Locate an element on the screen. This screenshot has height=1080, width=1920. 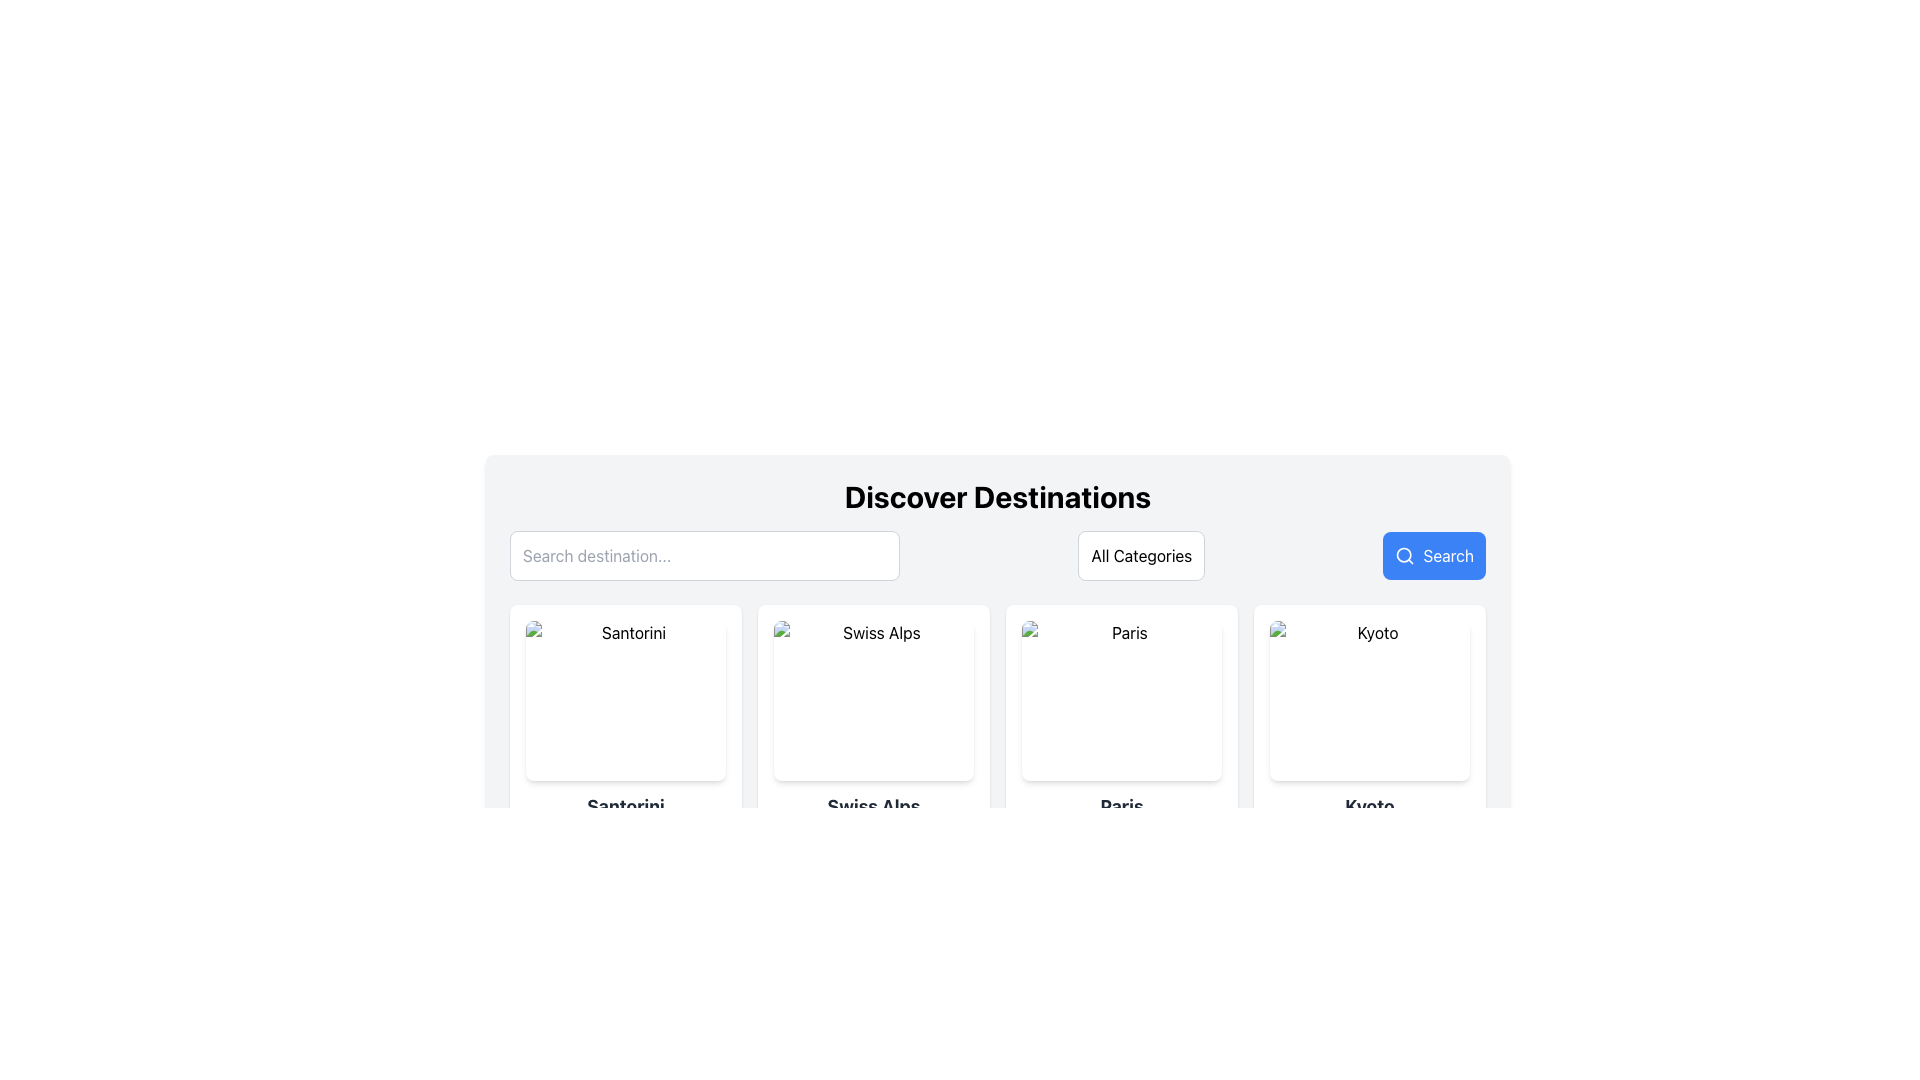
the 'Swiss Alps' card to enlarge it slightly, which is the second card in a horizontal grid of four cards is located at coordinates (873, 735).